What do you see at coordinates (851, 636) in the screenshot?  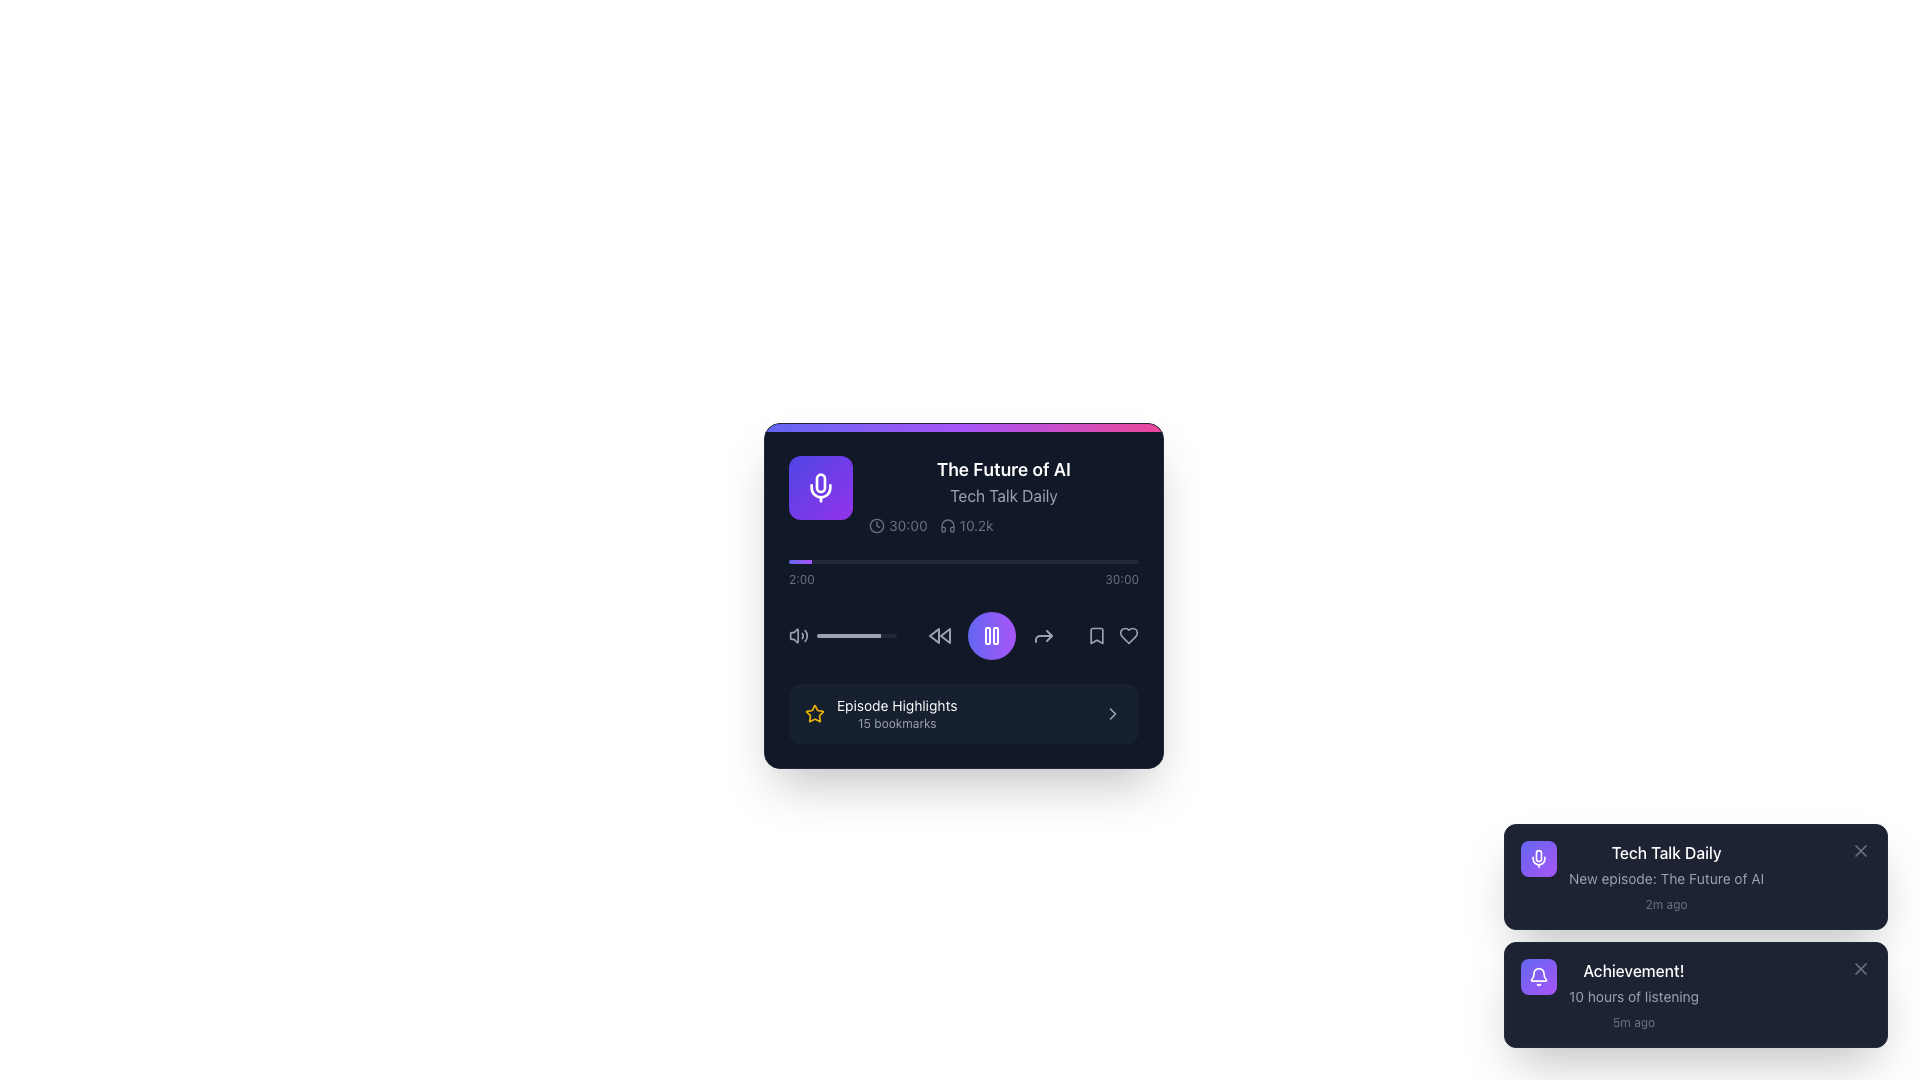 I see `the volume` at bounding box center [851, 636].